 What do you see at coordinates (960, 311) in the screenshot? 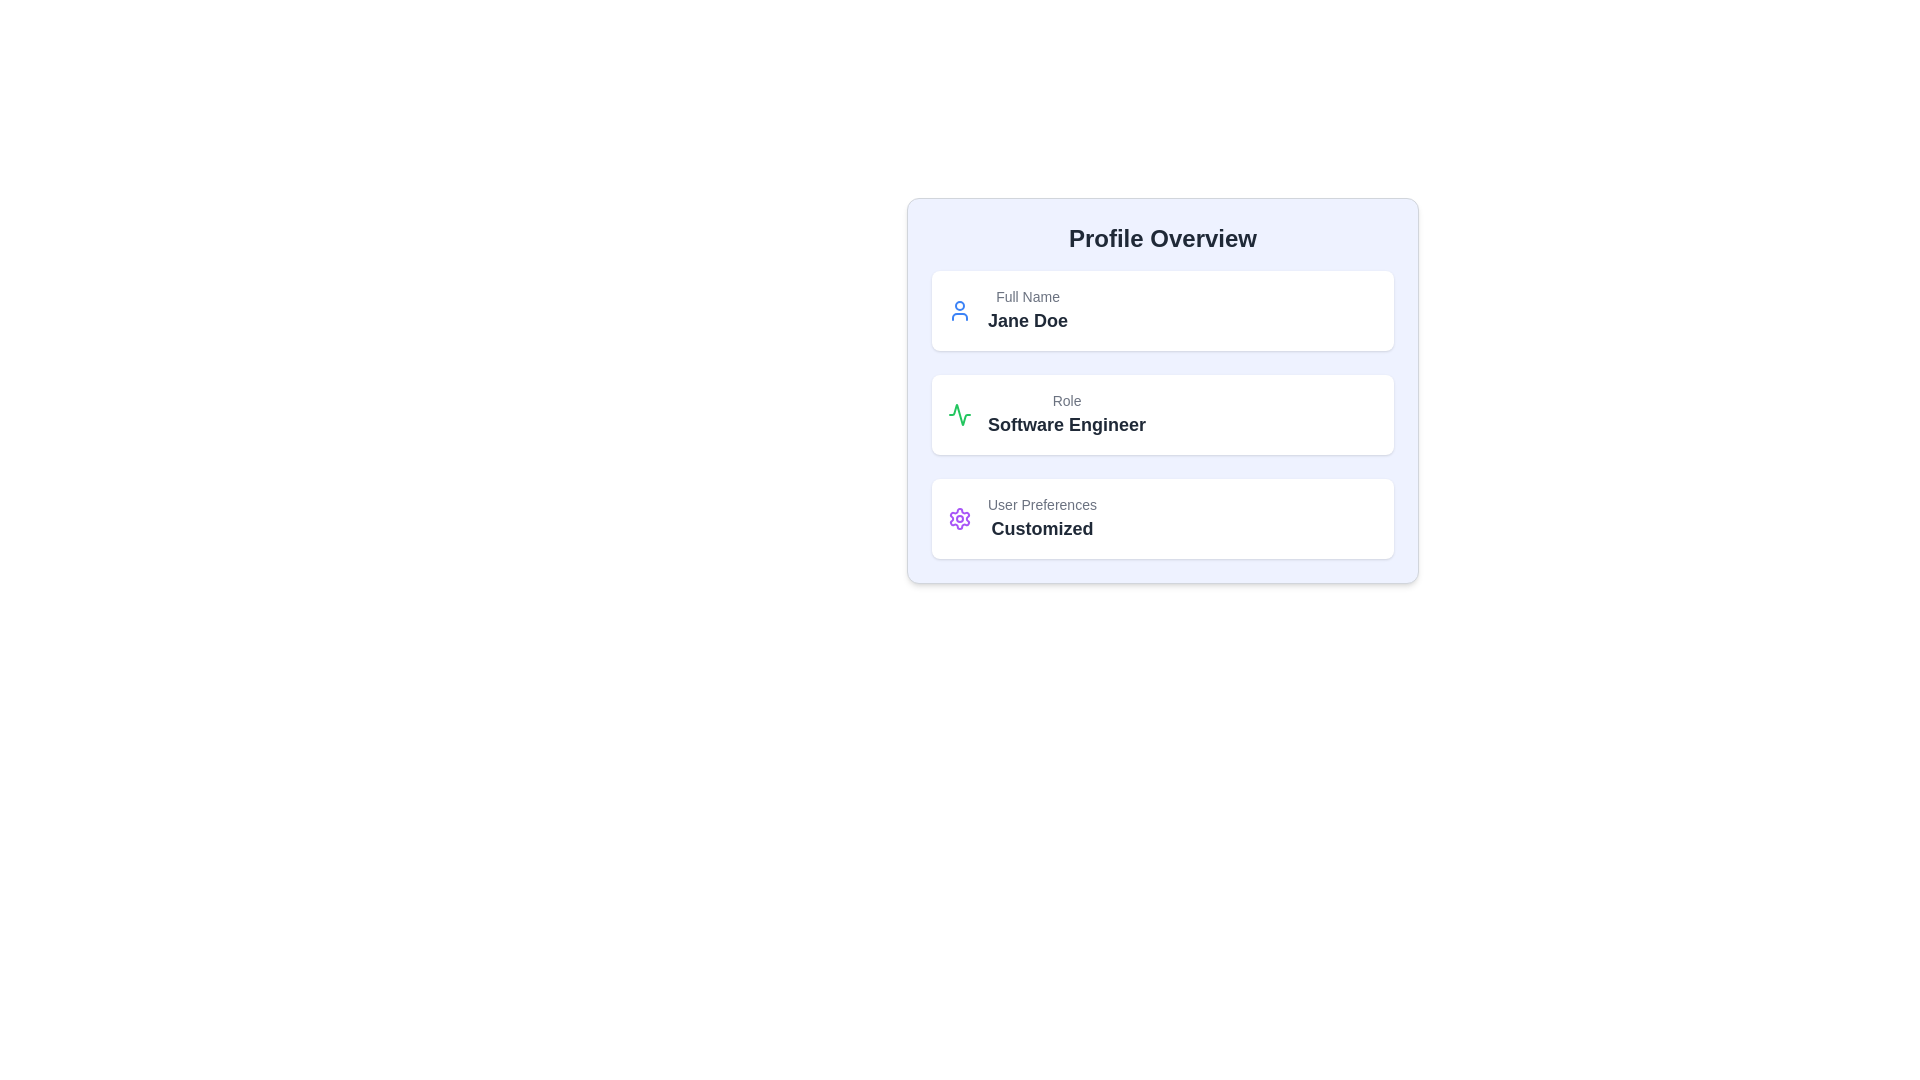
I see `the user information icon located to the left of the 'Full Name' label and 'Jane Doe' in the 'Profile Overview' interface` at bounding box center [960, 311].